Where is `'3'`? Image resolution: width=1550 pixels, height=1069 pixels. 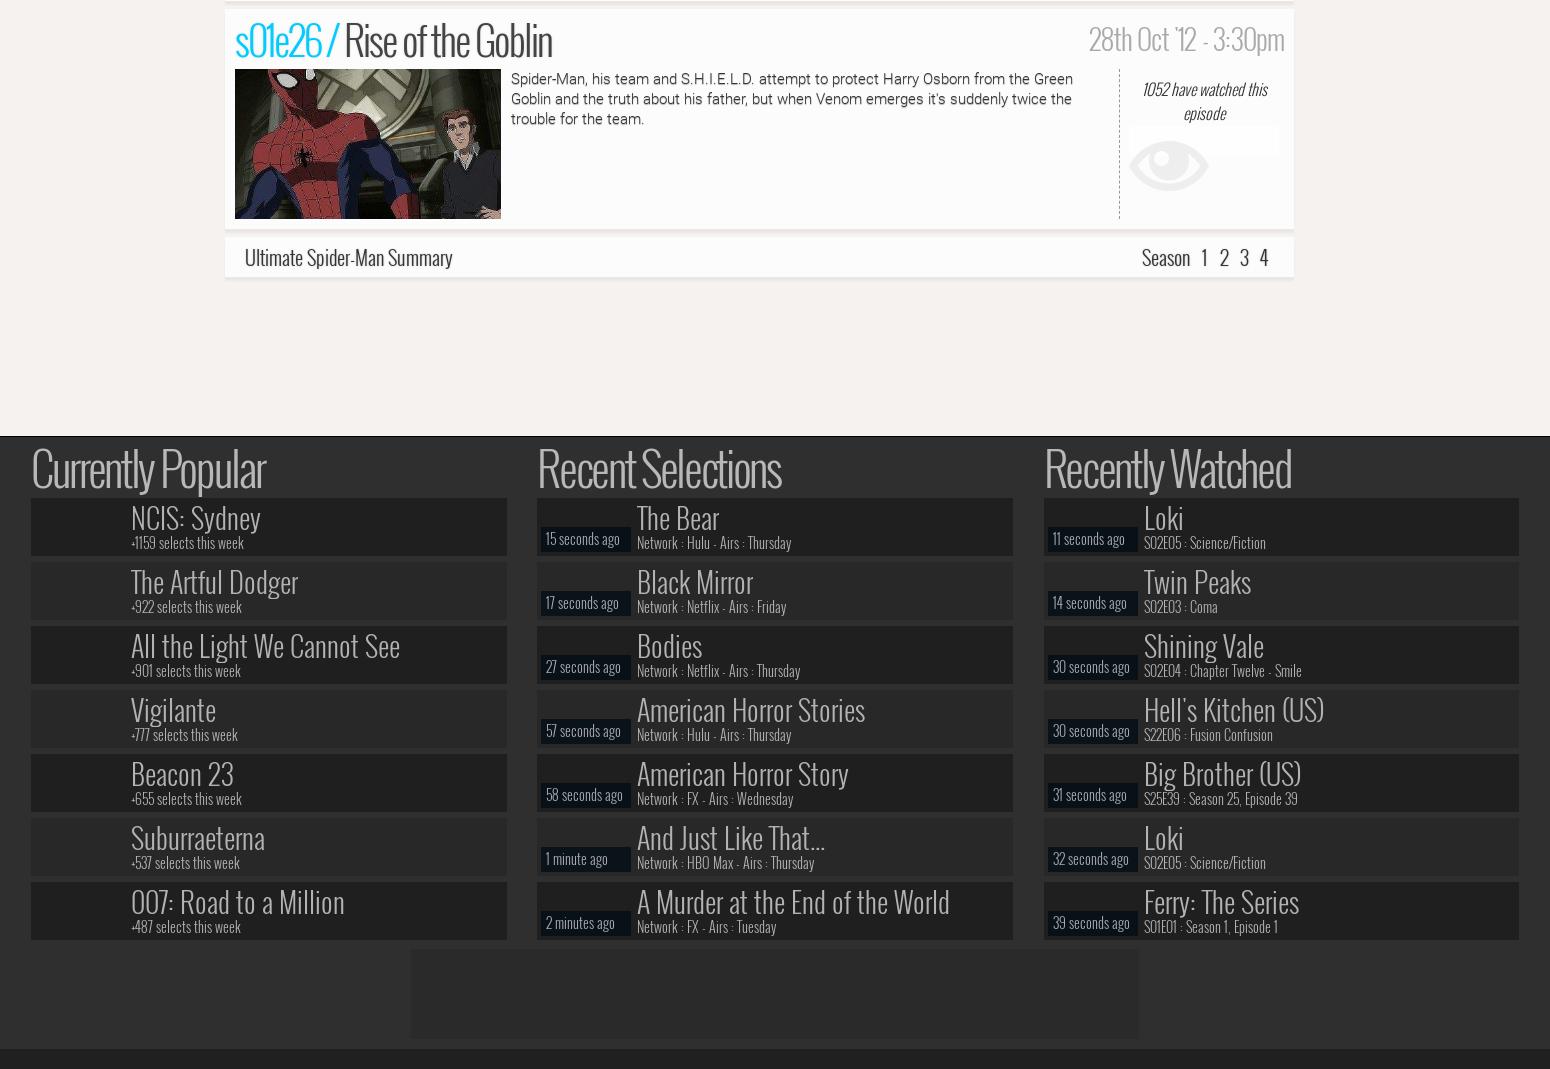 '3' is located at coordinates (1242, 255).